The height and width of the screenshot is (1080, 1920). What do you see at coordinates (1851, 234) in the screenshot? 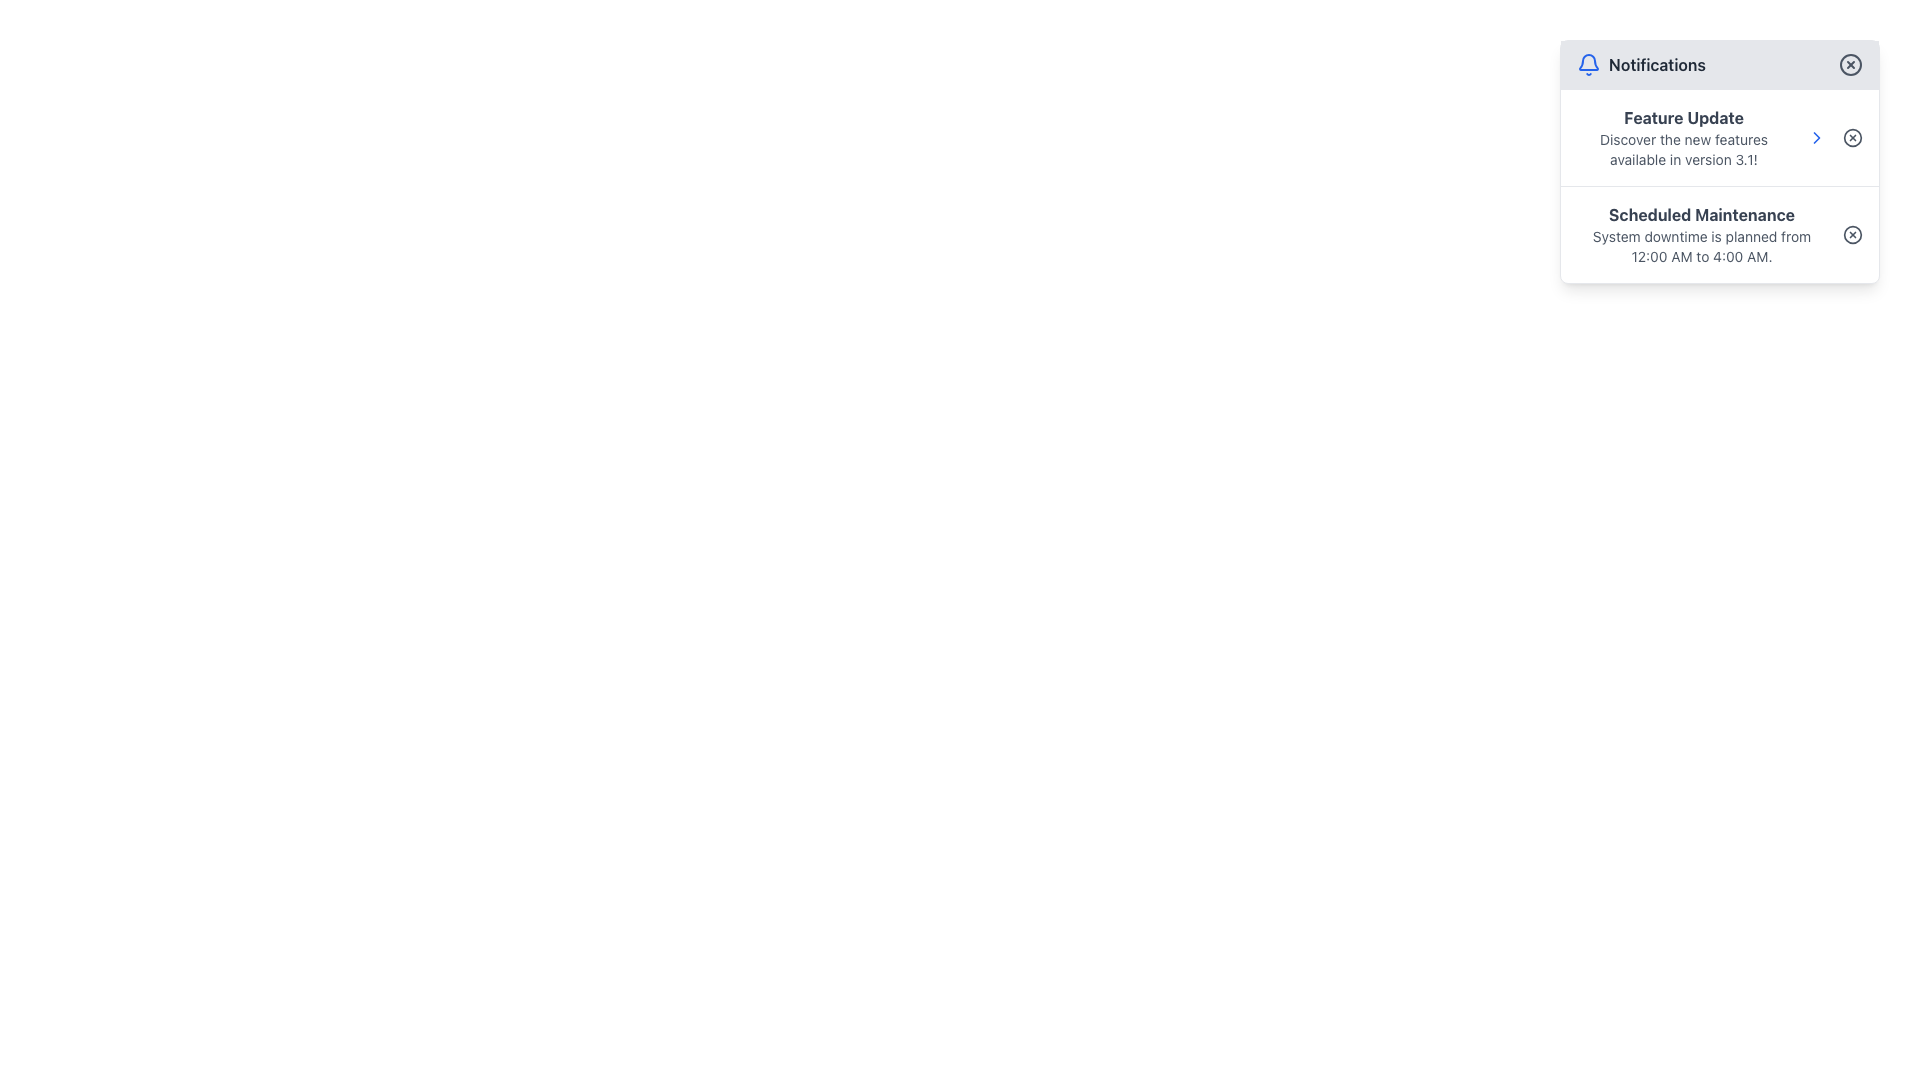
I see `the circular close button with an 'X' mark` at bounding box center [1851, 234].